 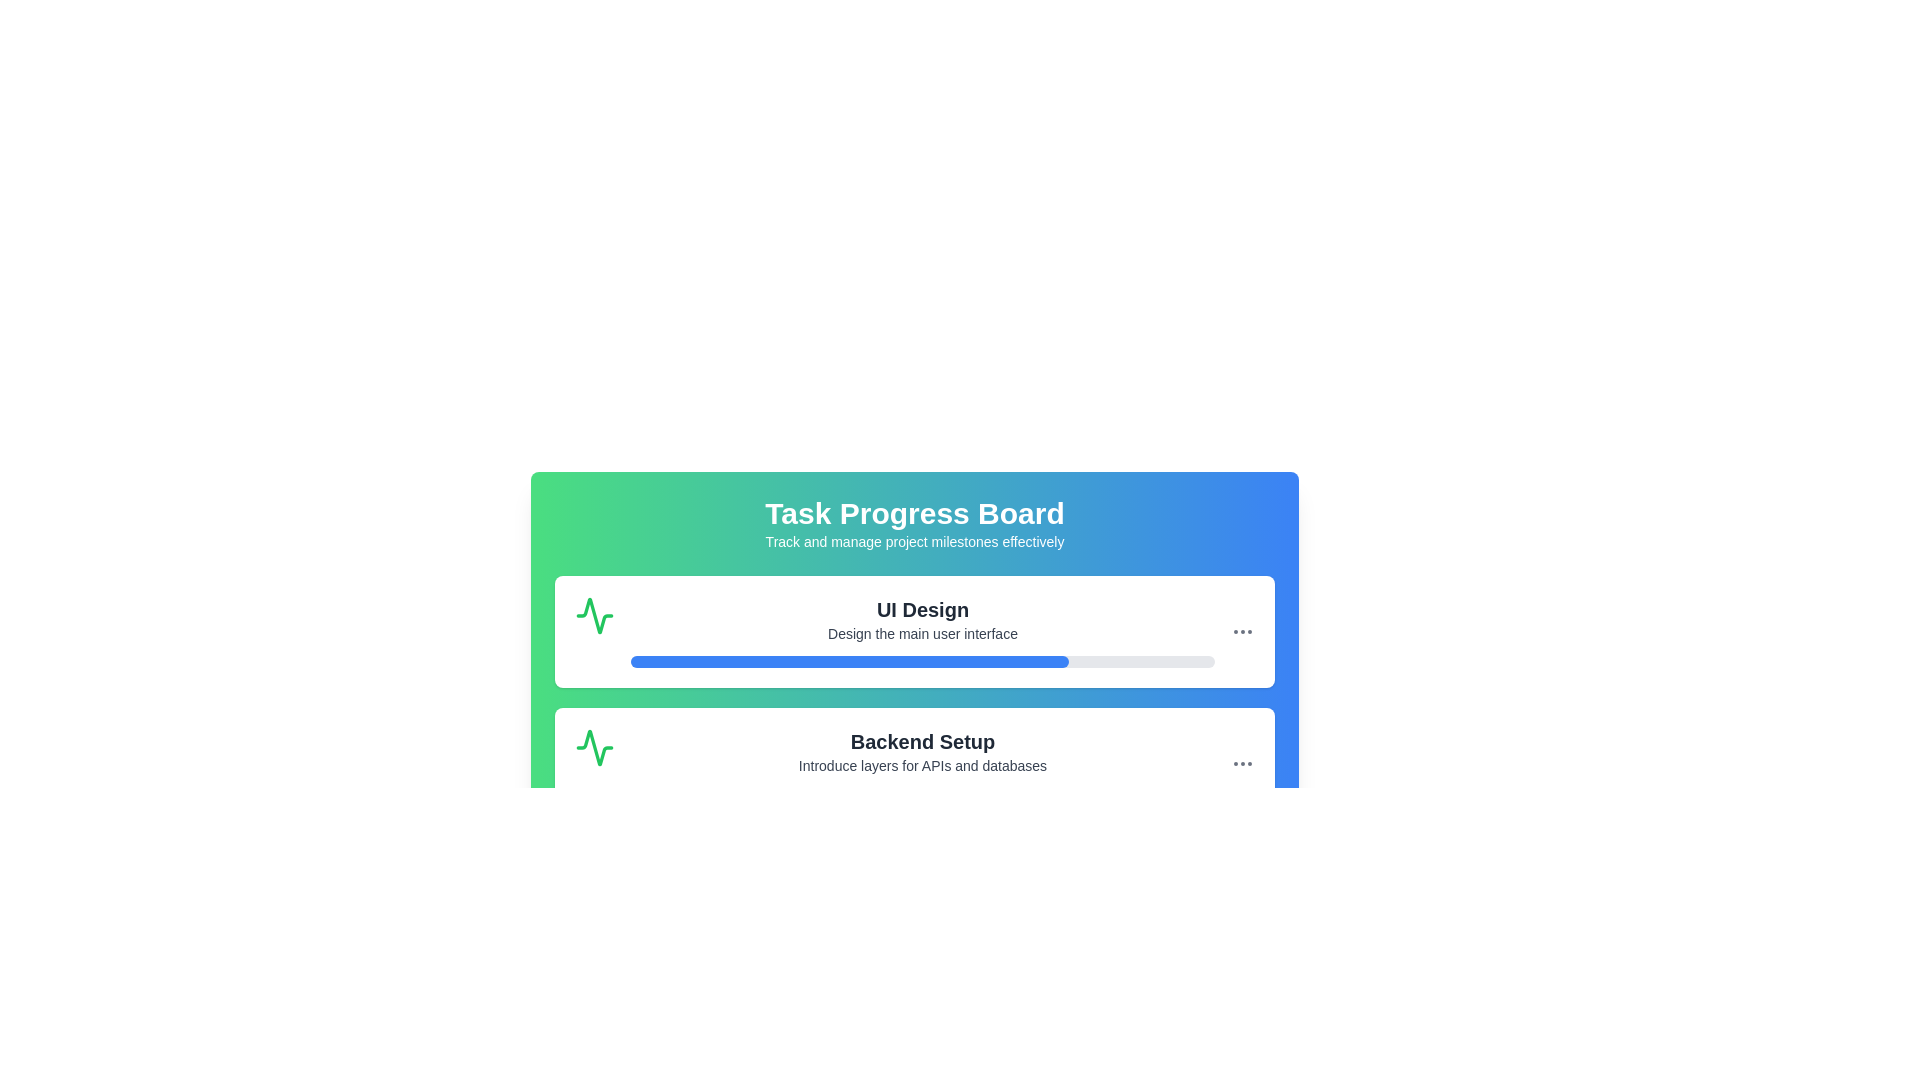 I want to click on the static decorative icon representing the task type or status within the 'Backend Setup' card, located in the left section adjacent to the text content, so click(x=594, y=748).